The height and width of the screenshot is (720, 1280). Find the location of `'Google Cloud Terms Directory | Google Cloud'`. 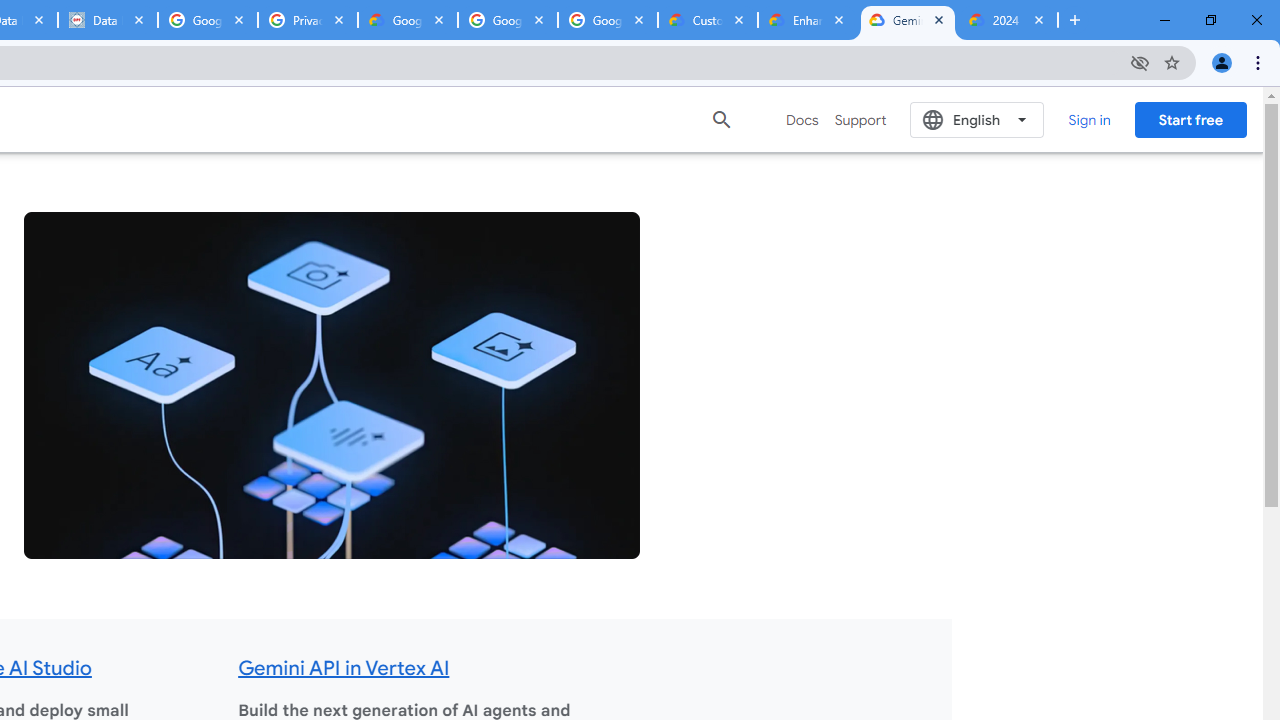

'Google Cloud Terms Directory | Google Cloud' is located at coordinates (407, 20).